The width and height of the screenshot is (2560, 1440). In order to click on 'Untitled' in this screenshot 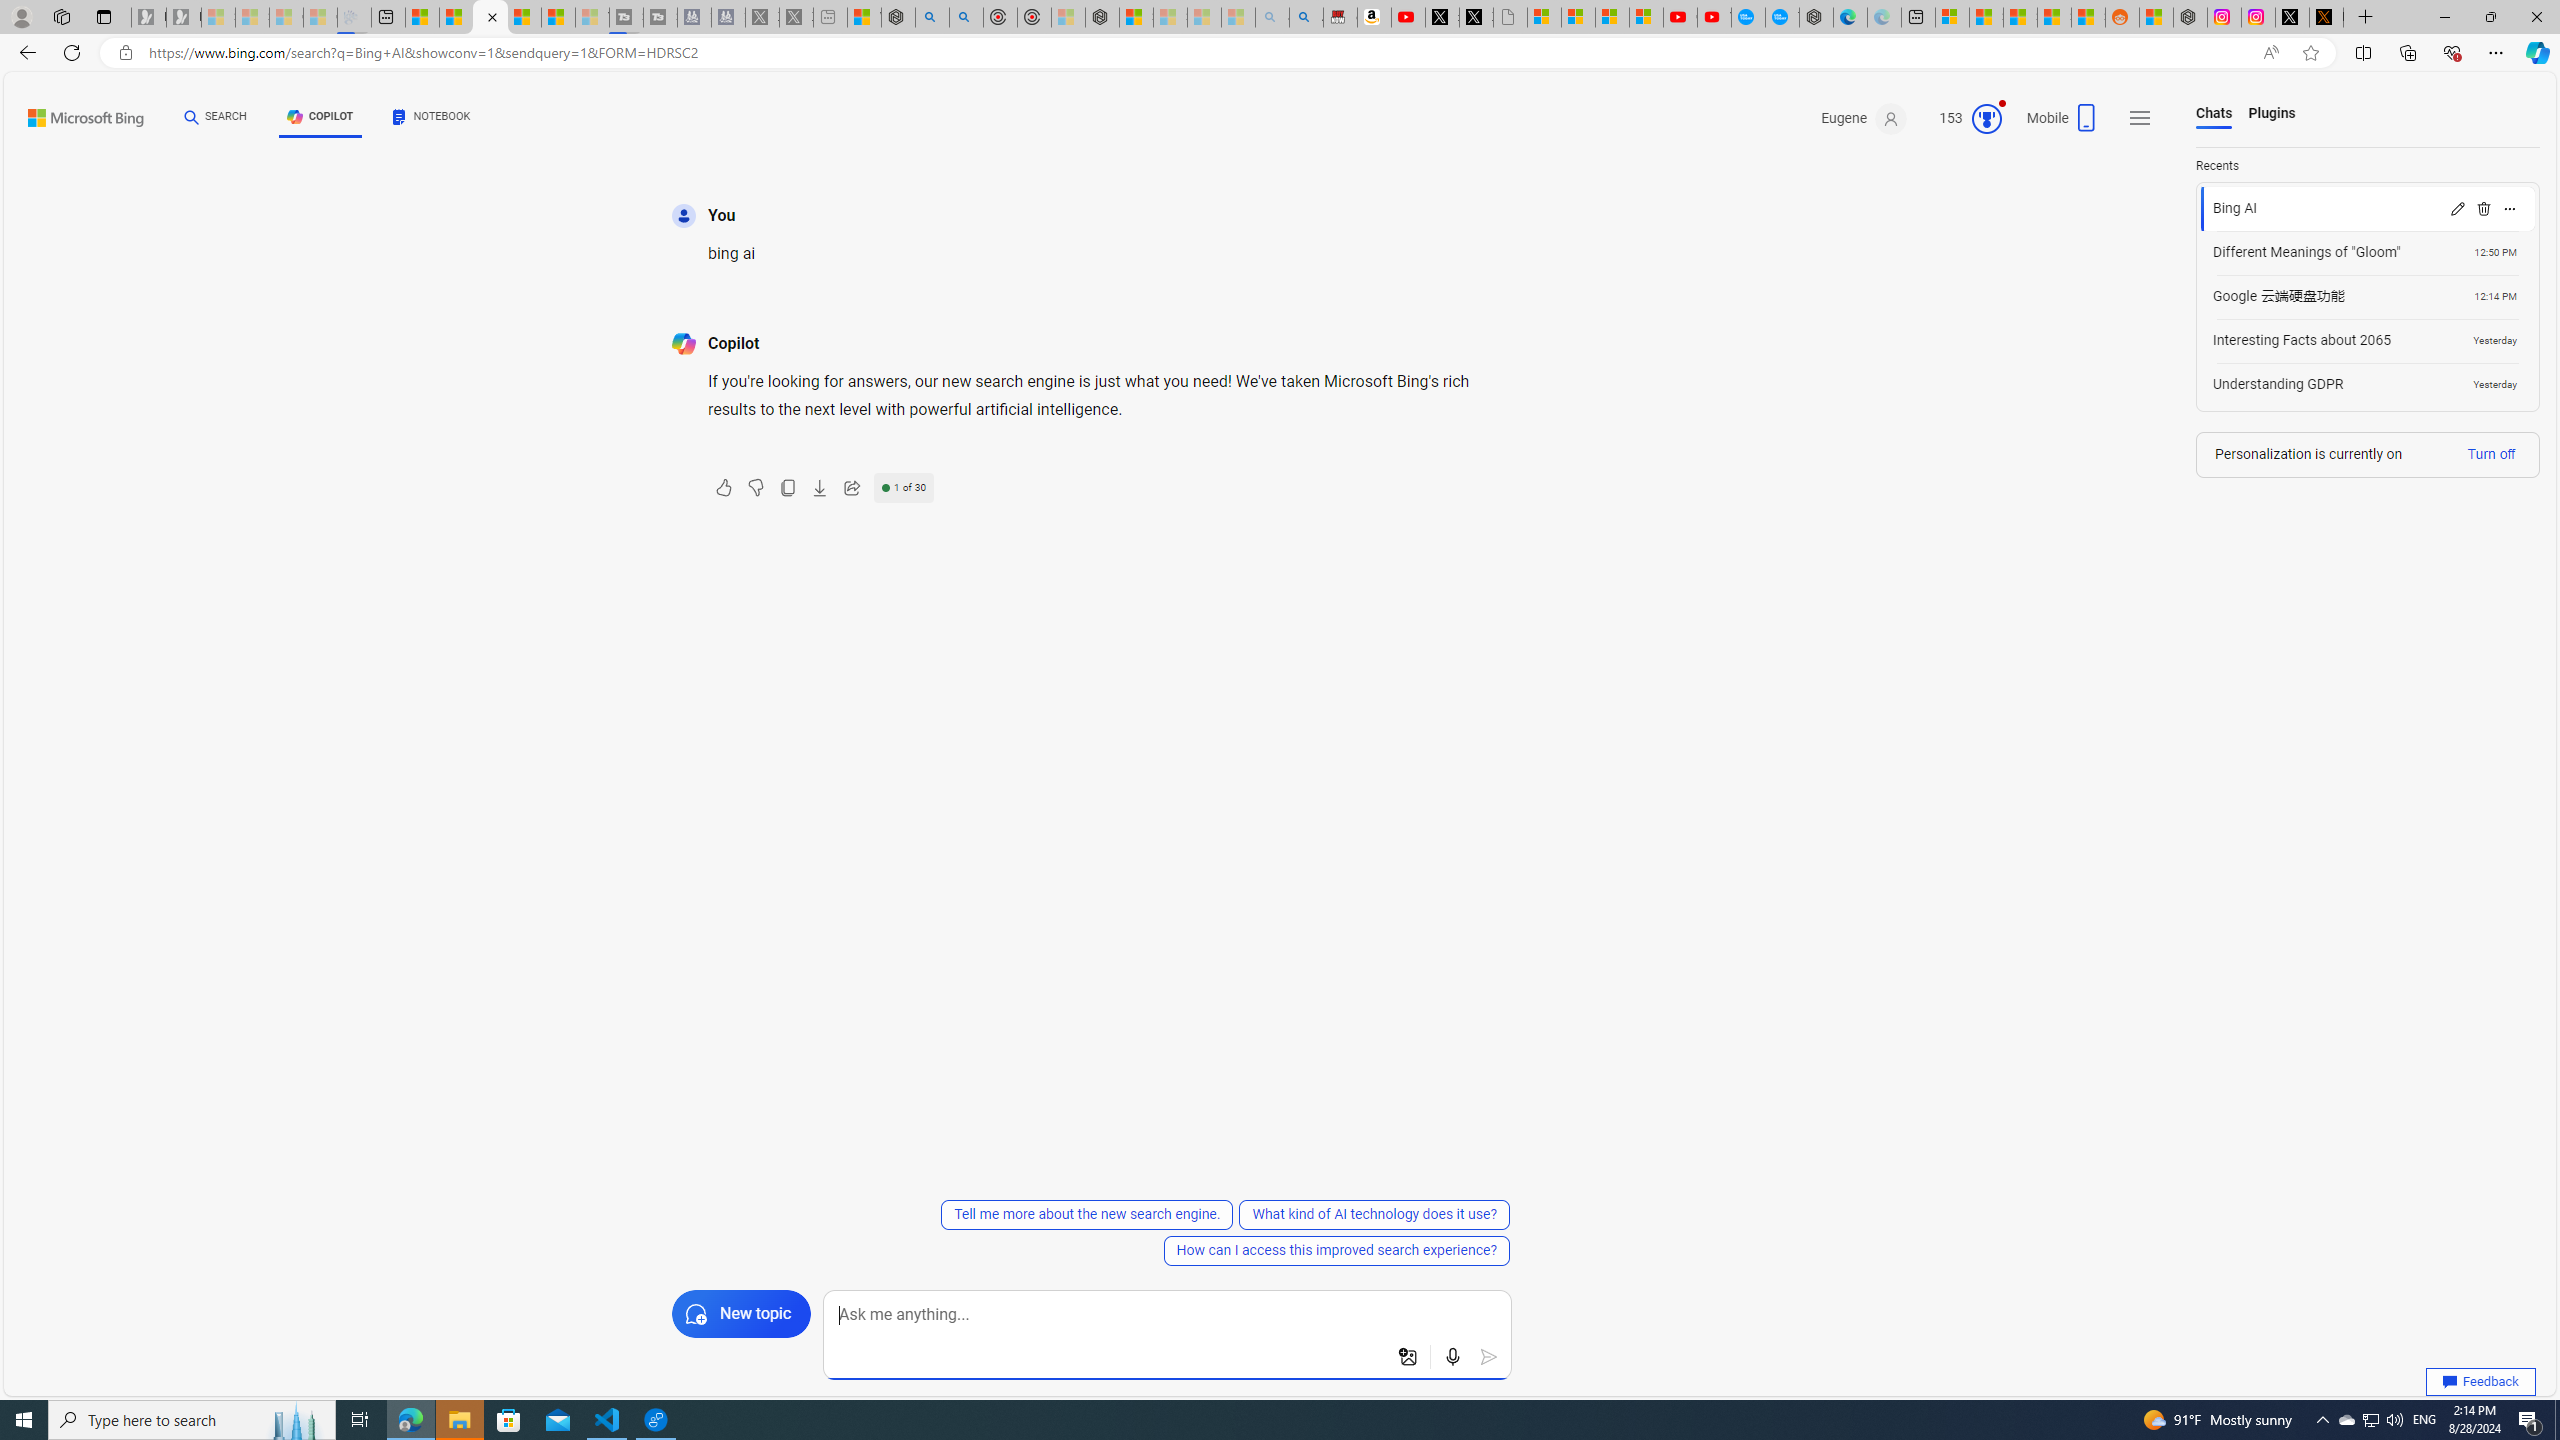, I will do `click(1509, 16)`.